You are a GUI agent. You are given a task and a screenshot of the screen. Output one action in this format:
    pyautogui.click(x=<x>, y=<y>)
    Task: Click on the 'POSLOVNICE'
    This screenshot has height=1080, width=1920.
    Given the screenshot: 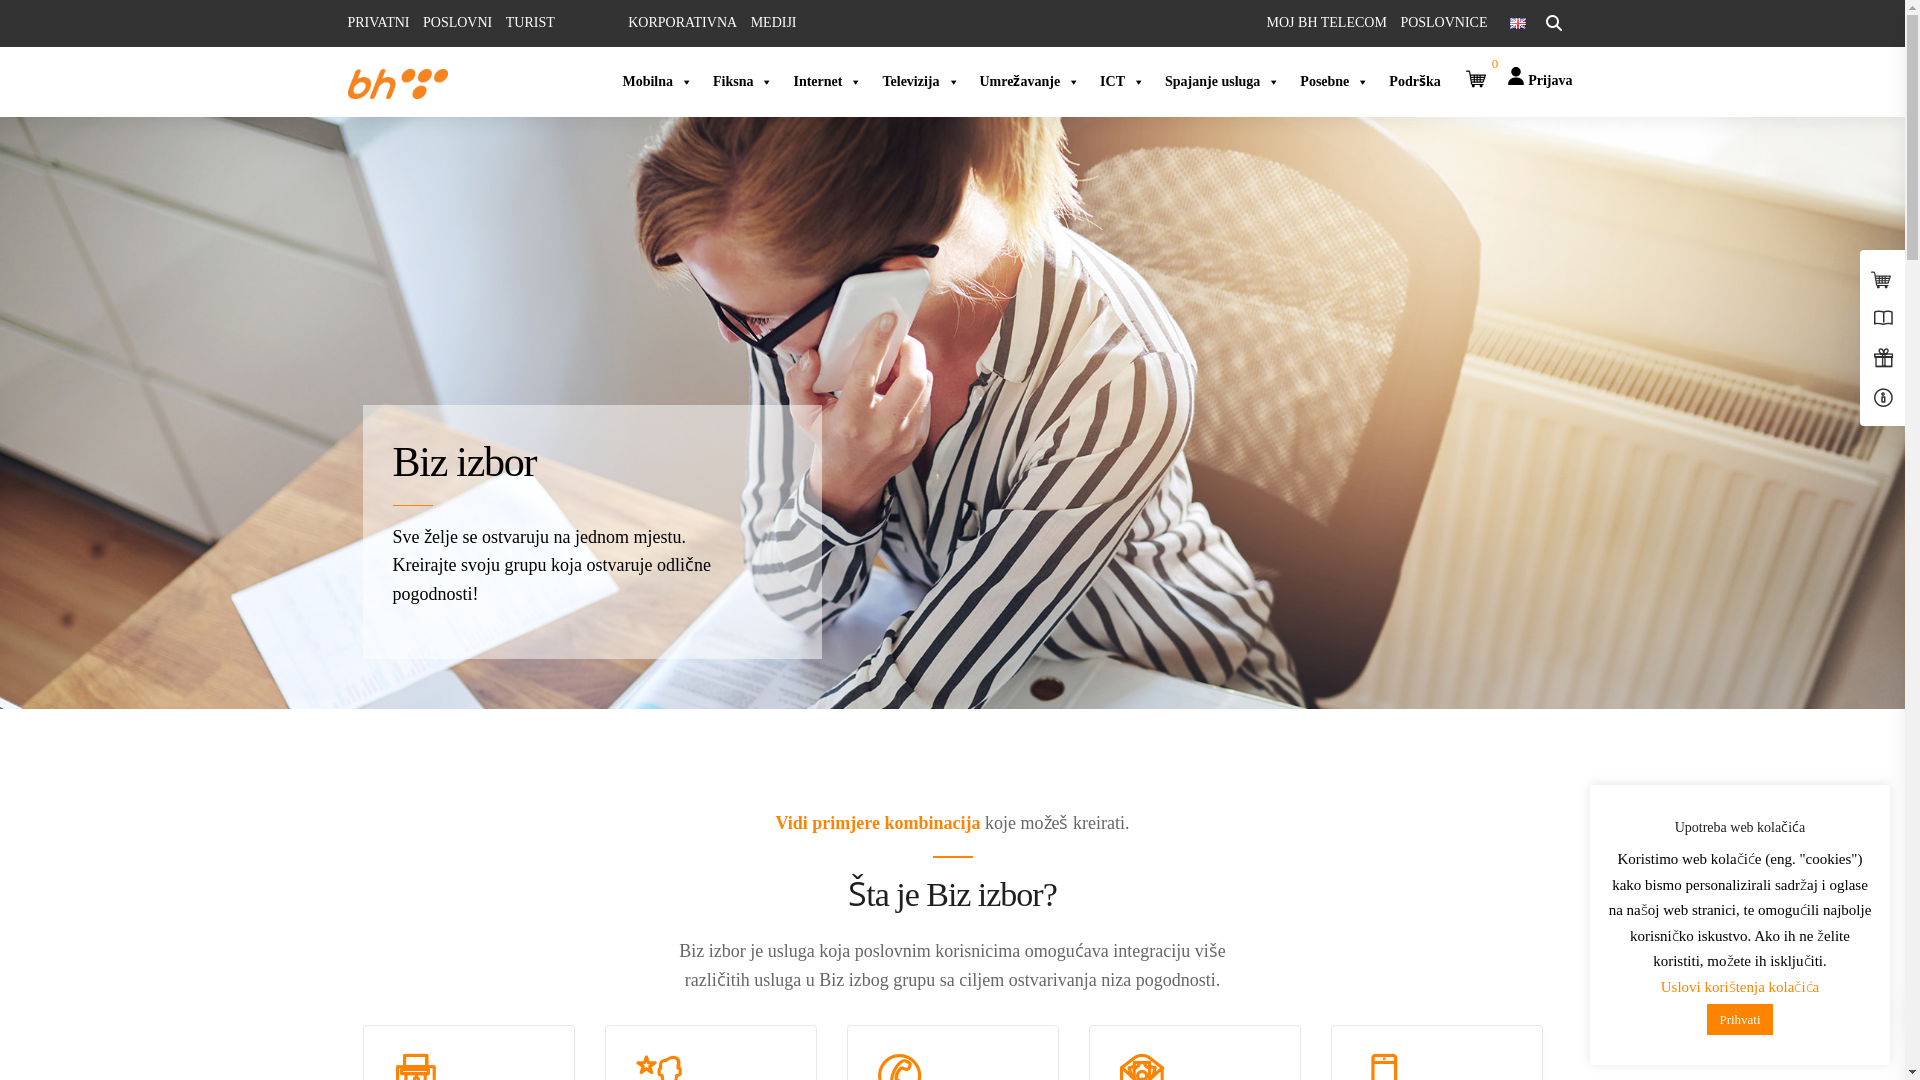 What is the action you would take?
    pyautogui.click(x=1443, y=22)
    